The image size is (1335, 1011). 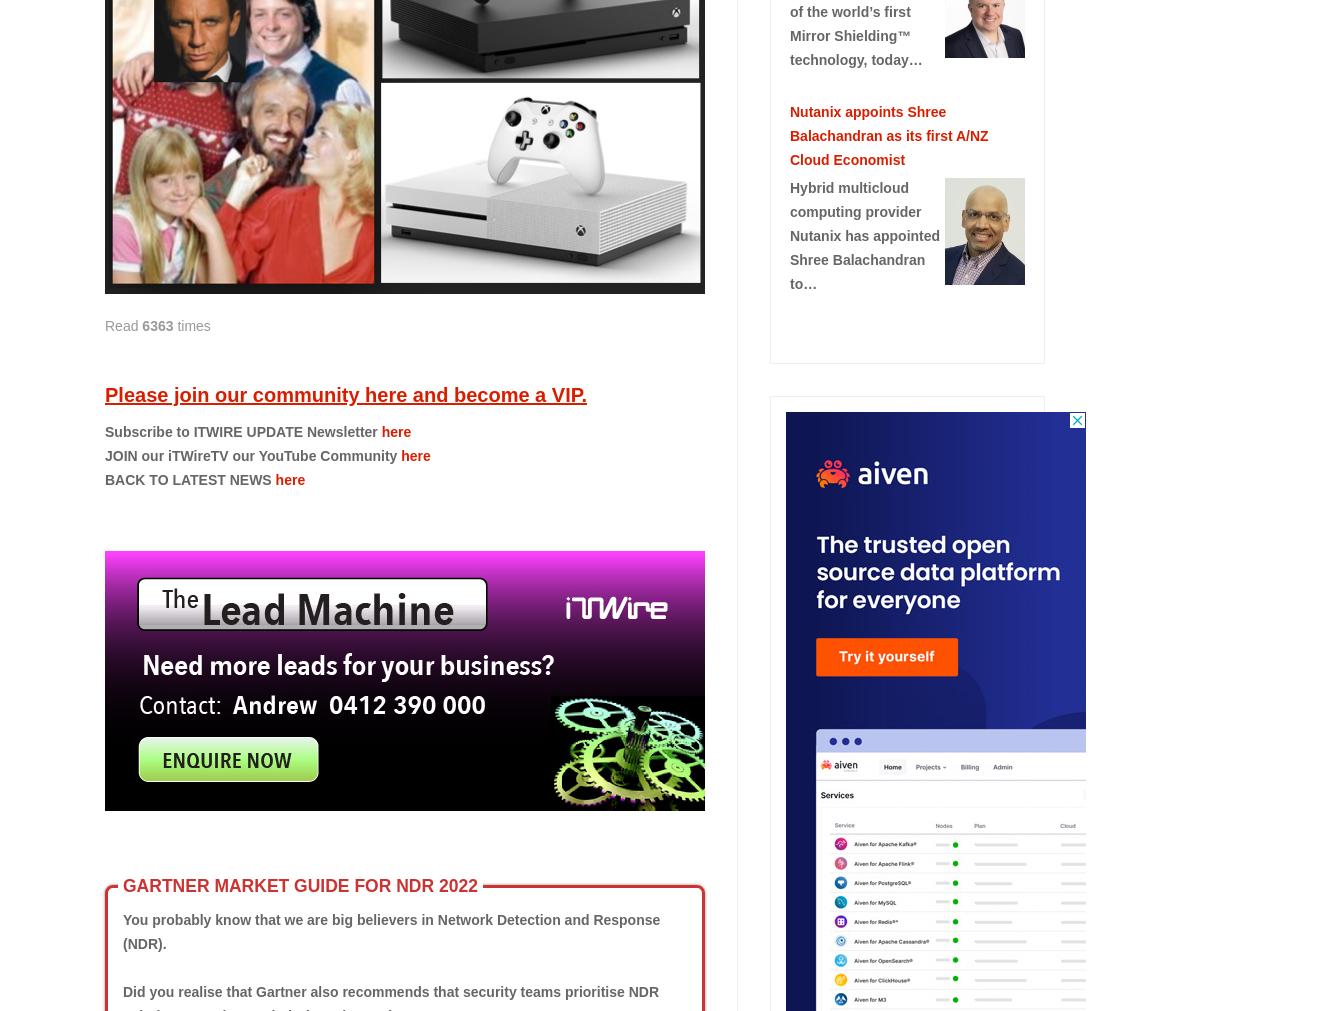 What do you see at coordinates (251, 453) in the screenshot?
I see `'JOIN our iTWireTV our YouTube Community'` at bounding box center [251, 453].